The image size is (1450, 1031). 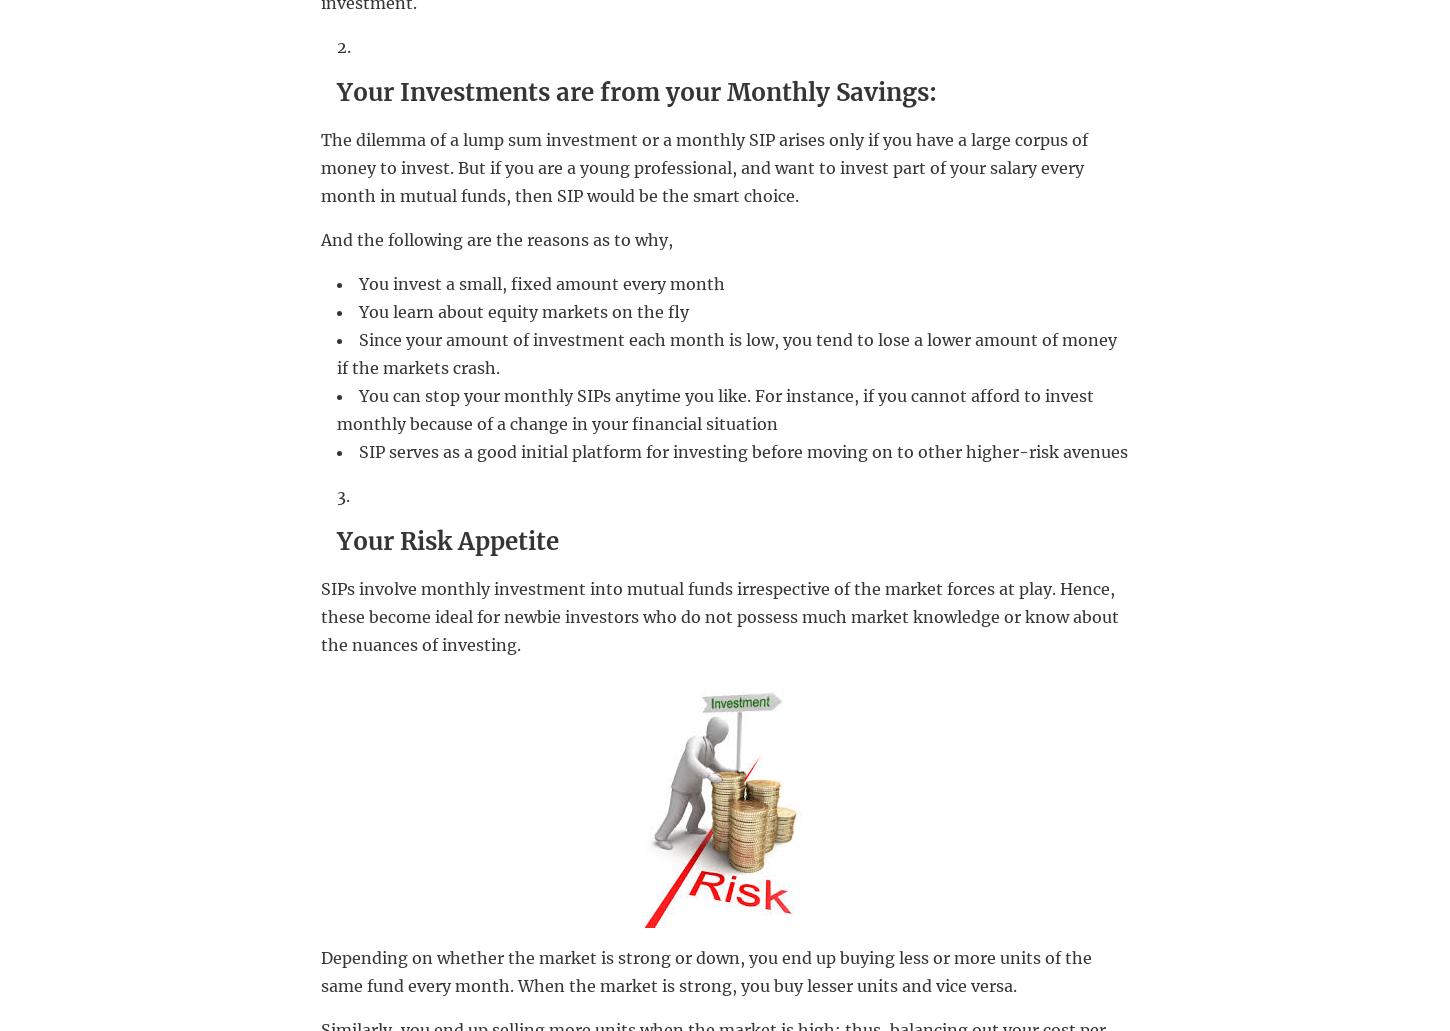 I want to click on 'Advices Academy', so click(x=404, y=948).